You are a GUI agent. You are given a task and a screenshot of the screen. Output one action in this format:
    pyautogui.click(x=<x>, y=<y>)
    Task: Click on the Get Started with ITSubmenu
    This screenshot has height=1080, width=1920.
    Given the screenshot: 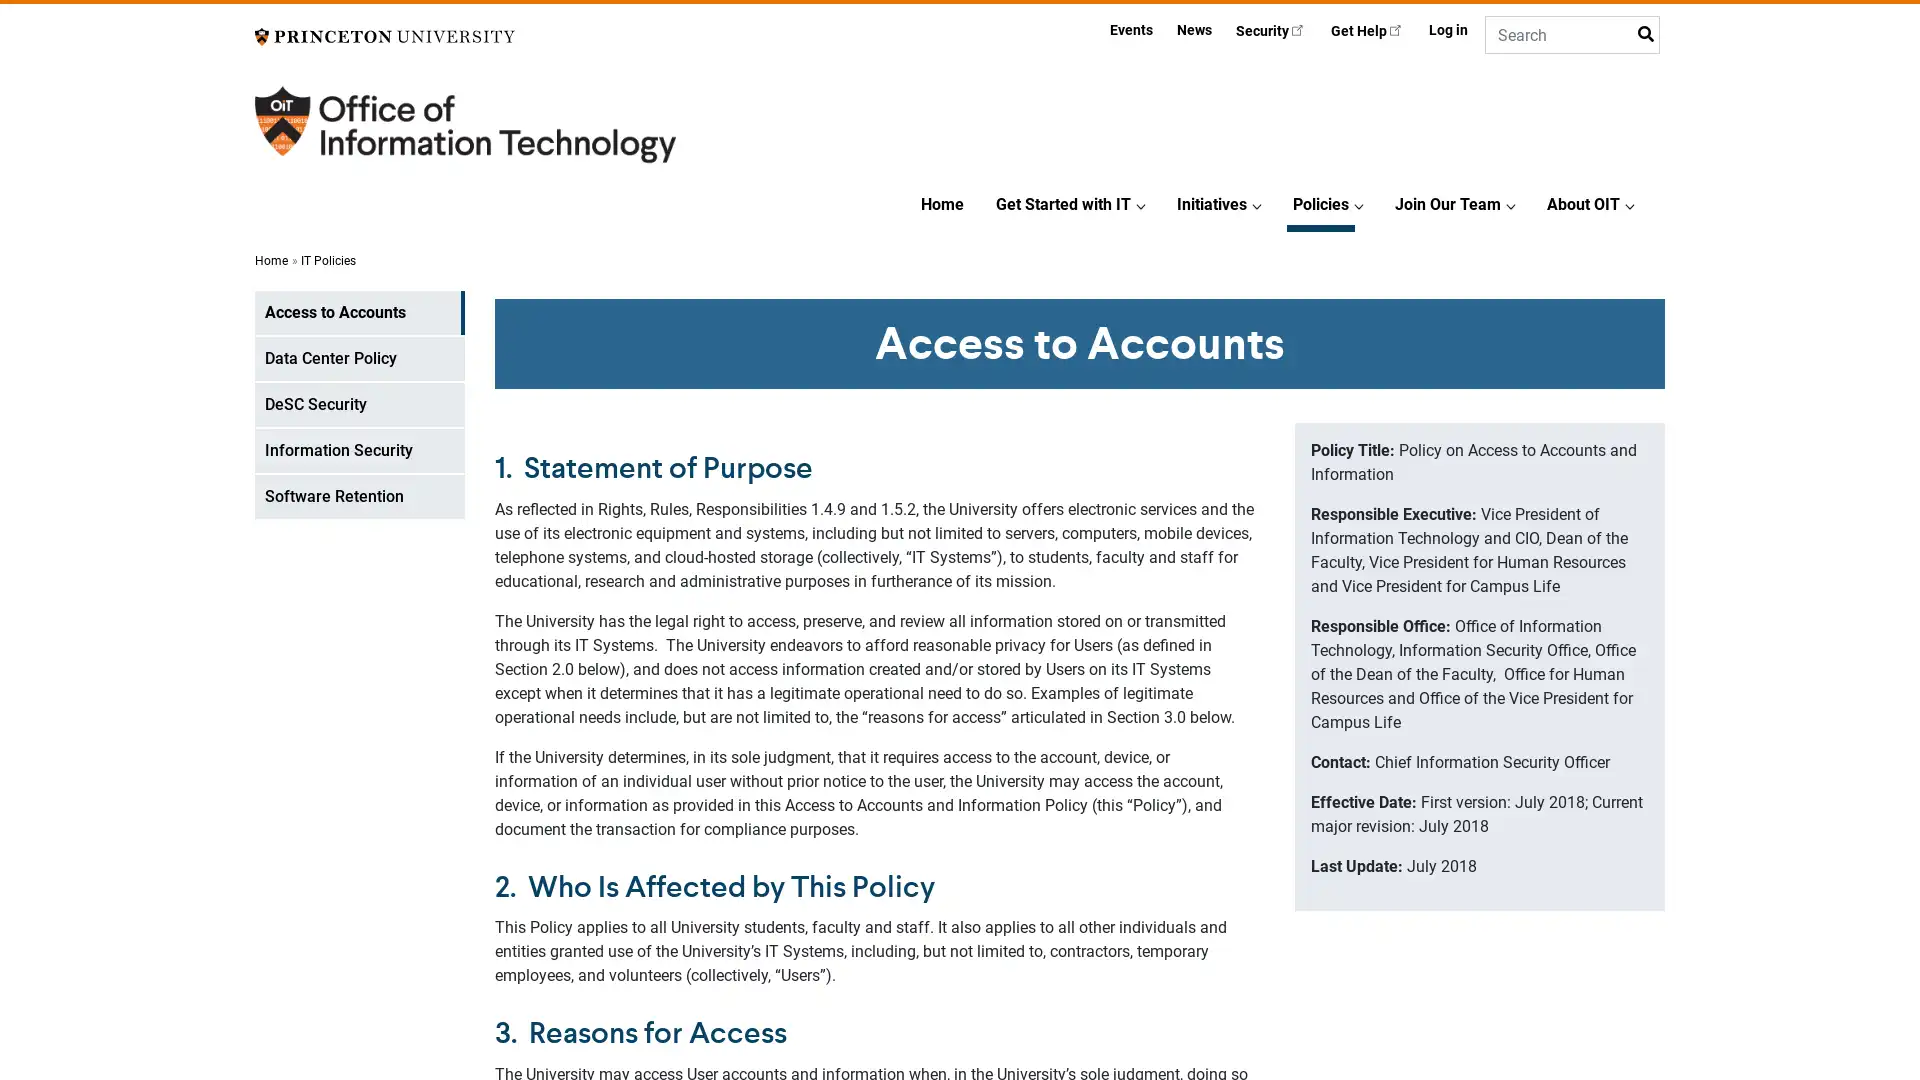 What is the action you would take?
    pyautogui.click(x=1141, y=206)
    